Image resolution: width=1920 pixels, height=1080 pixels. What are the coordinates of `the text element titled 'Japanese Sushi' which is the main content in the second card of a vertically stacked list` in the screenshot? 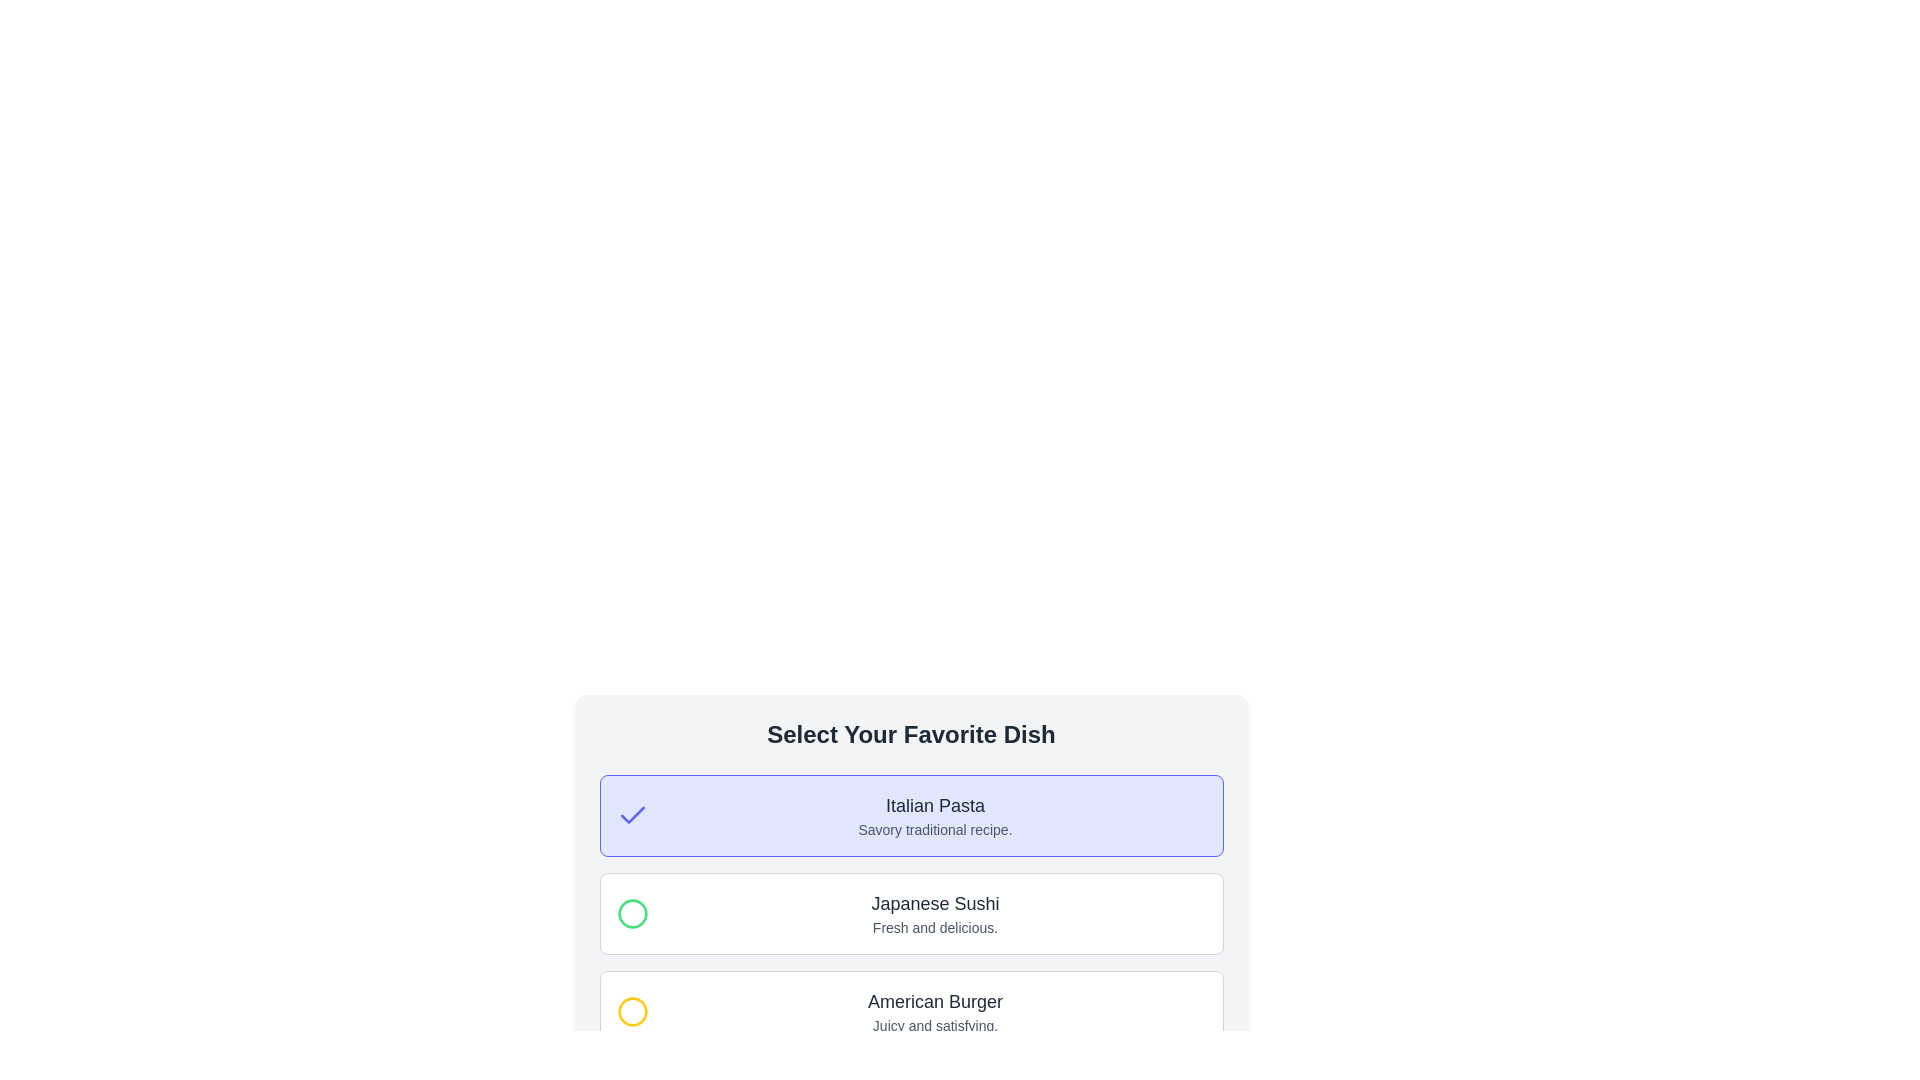 It's located at (934, 914).